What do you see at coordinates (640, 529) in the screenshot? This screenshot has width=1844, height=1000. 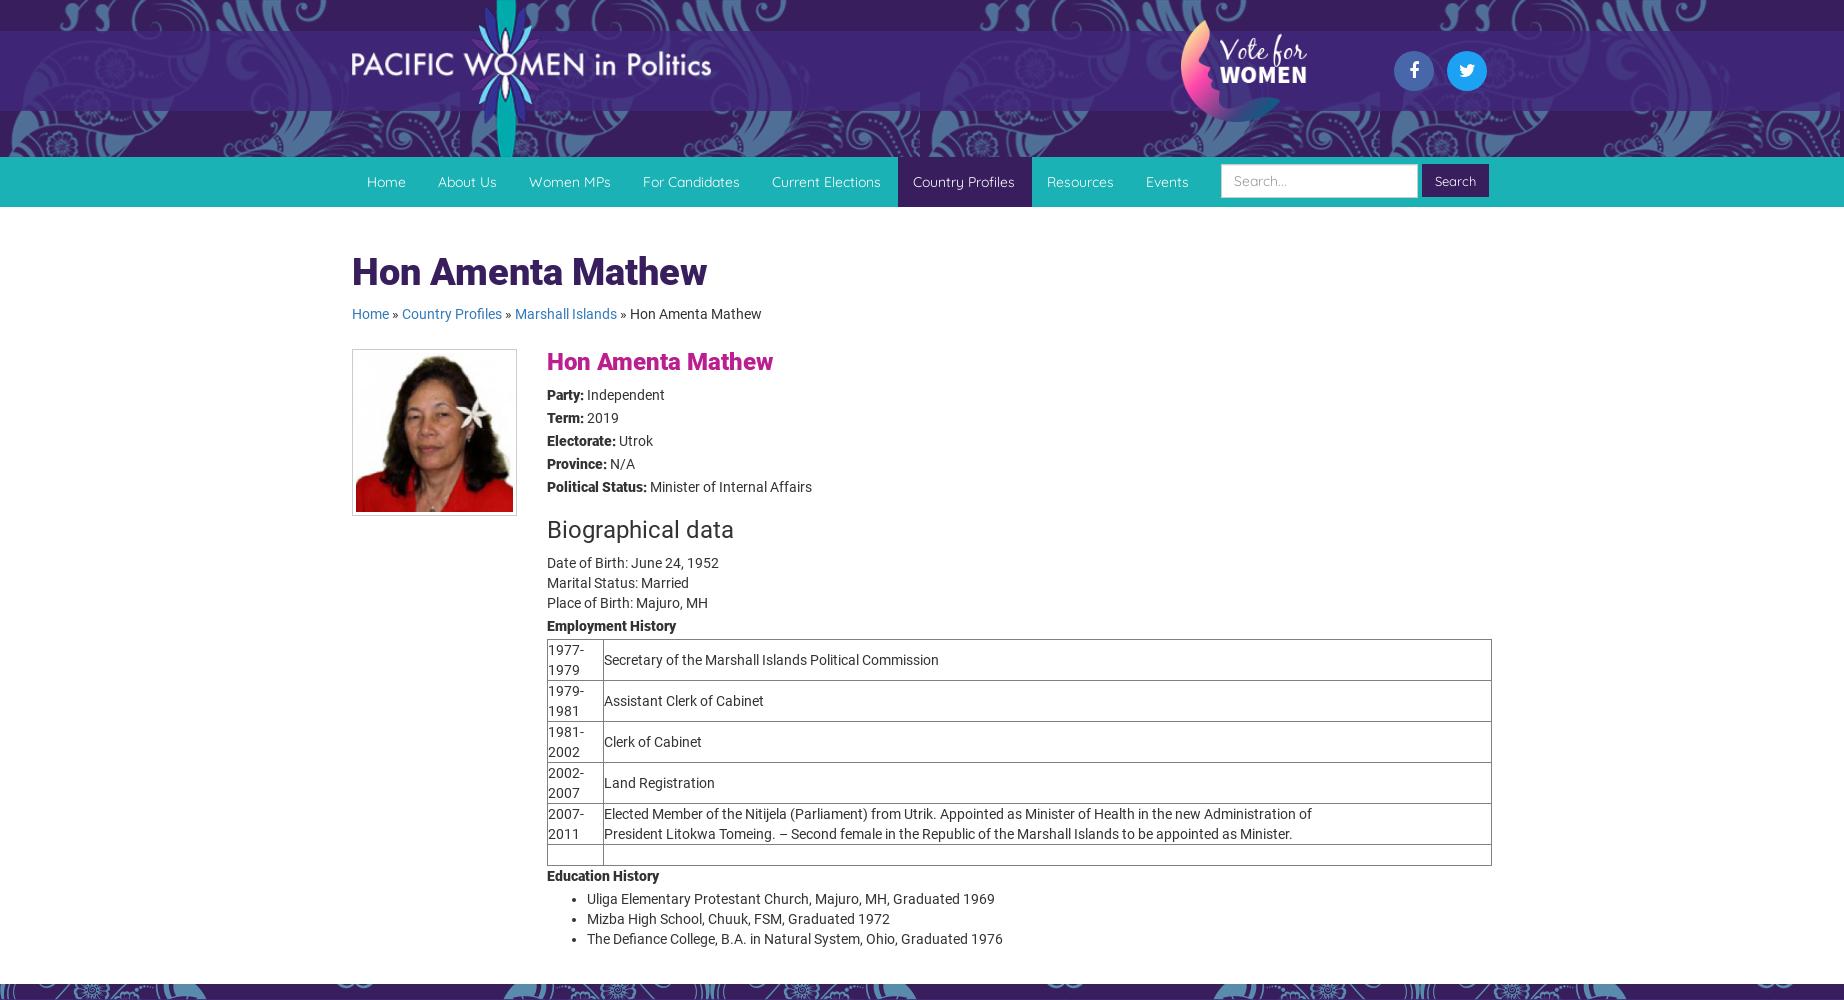 I see `'Biographical data'` at bounding box center [640, 529].